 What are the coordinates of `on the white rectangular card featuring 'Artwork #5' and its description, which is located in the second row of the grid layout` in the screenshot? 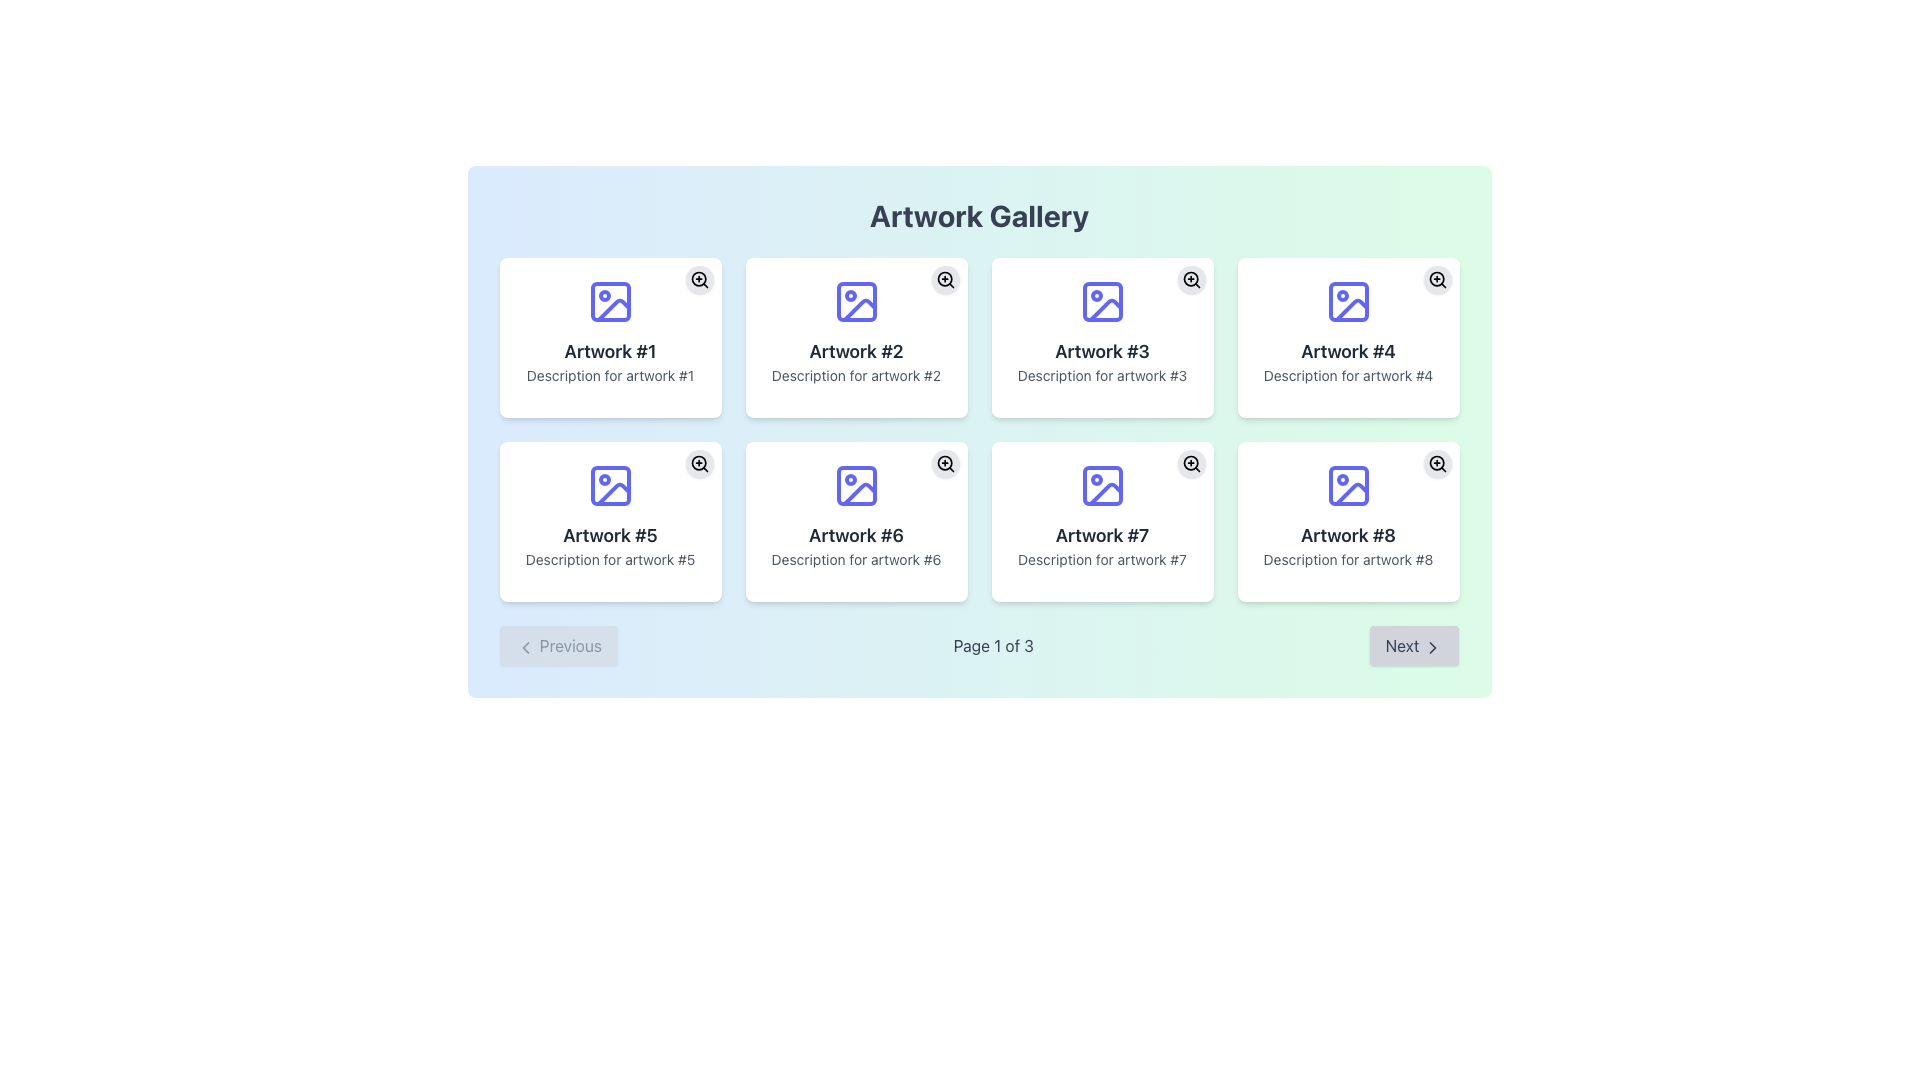 It's located at (609, 520).